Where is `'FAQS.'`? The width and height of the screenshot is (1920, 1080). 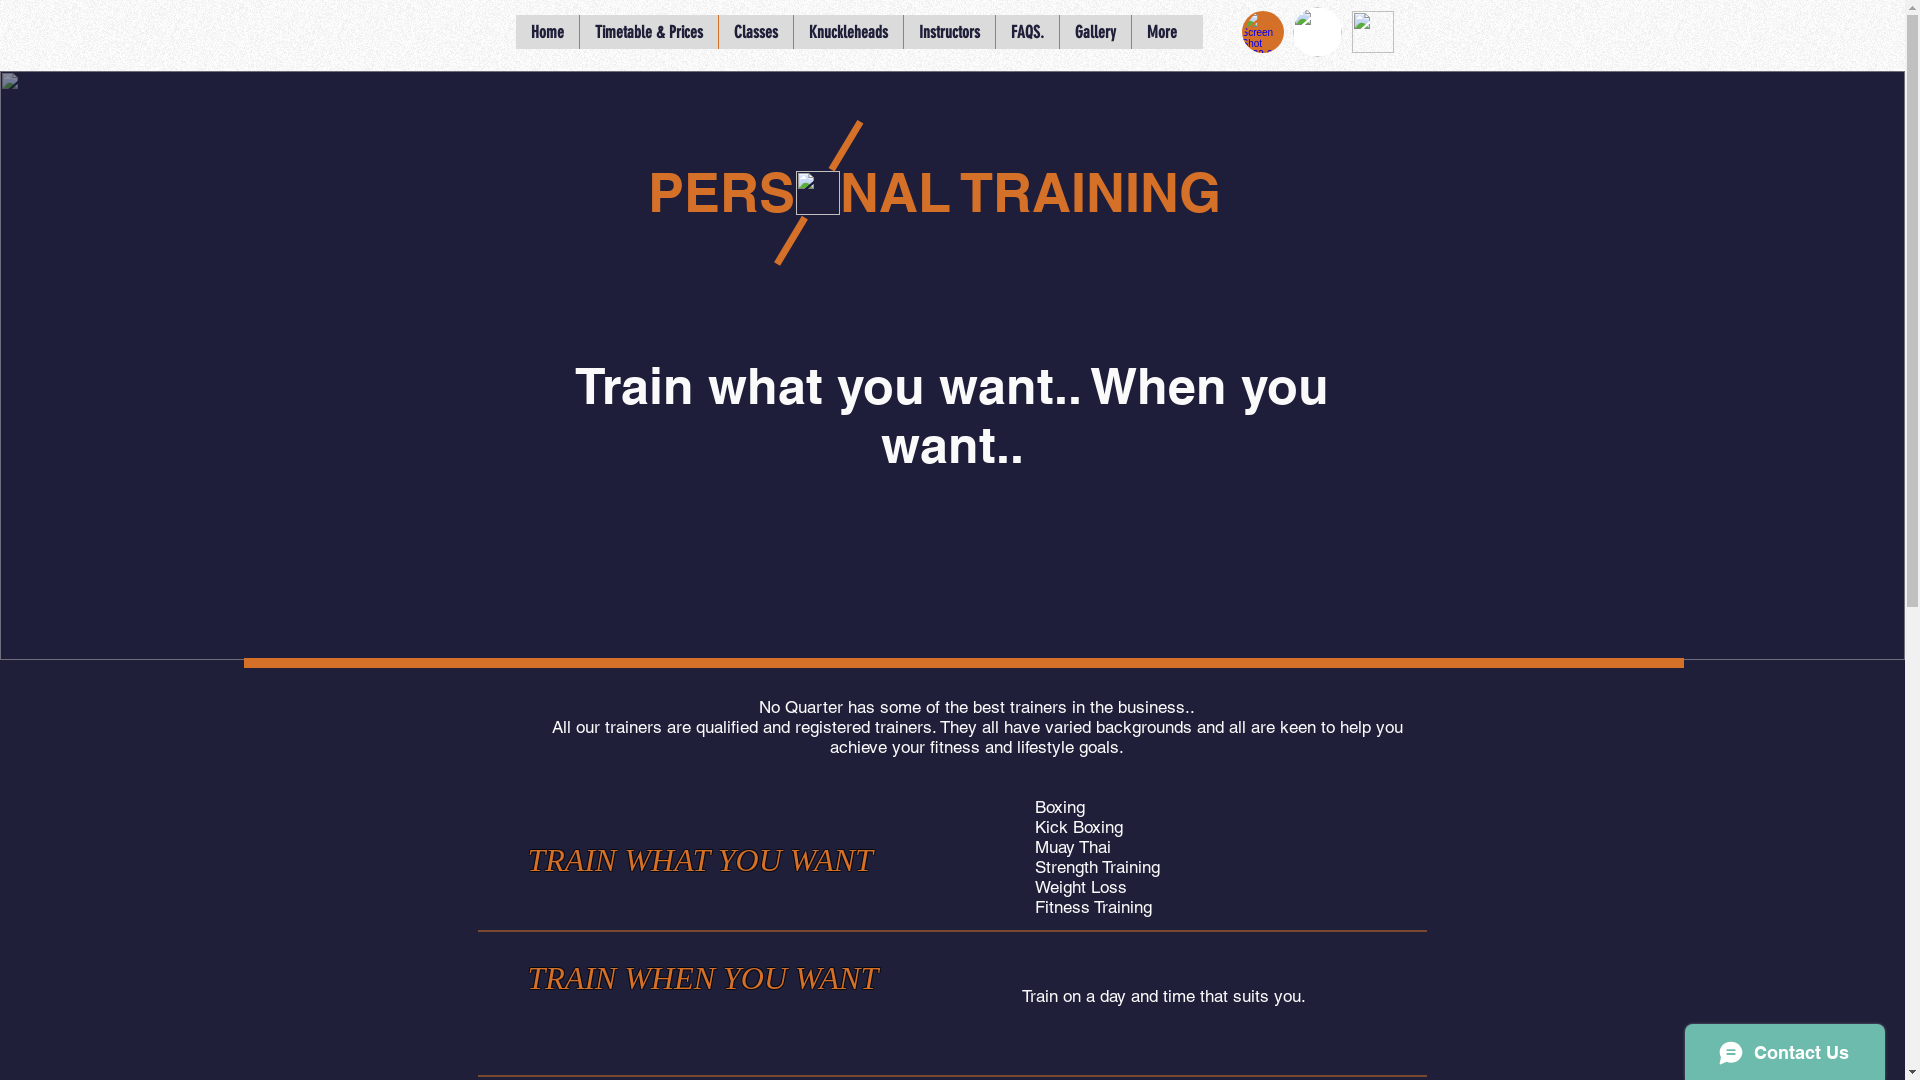 'FAQS.' is located at coordinates (993, 31).